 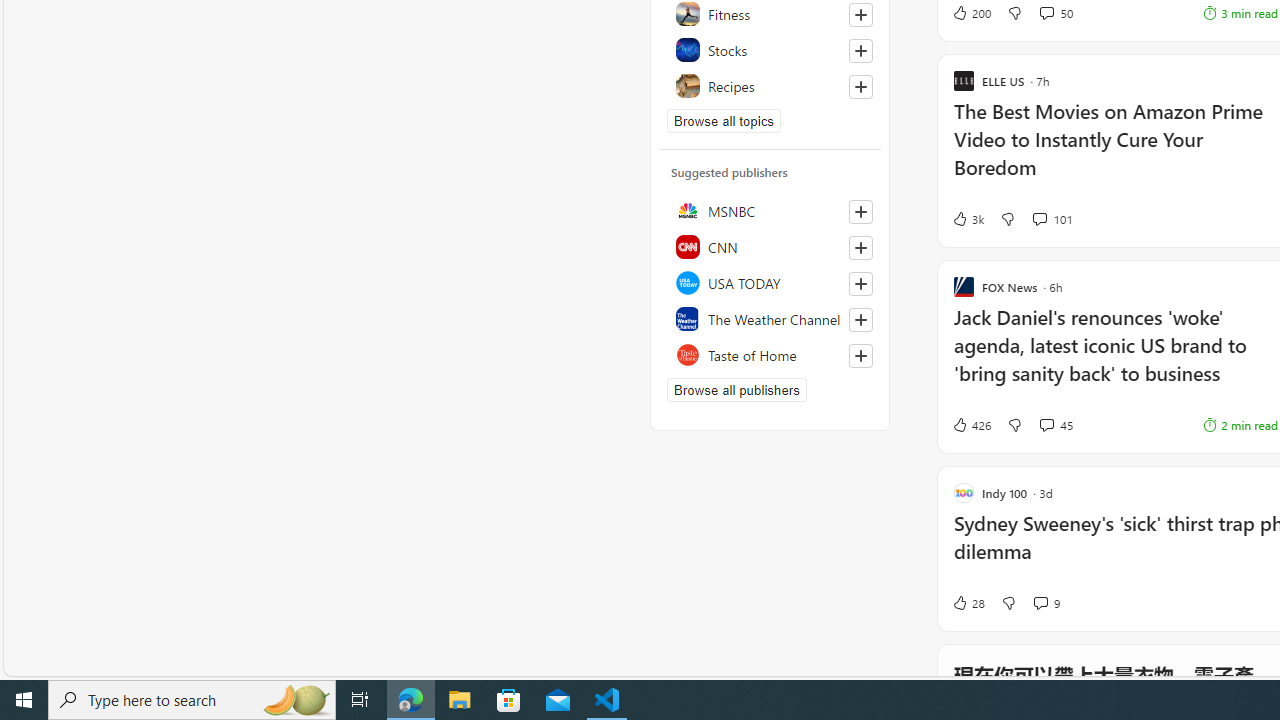 What do you see at coordinates (1045, 12) in the screenshot?
I see `'View comments 50 Comment'` at bounding box center [1045, 12].